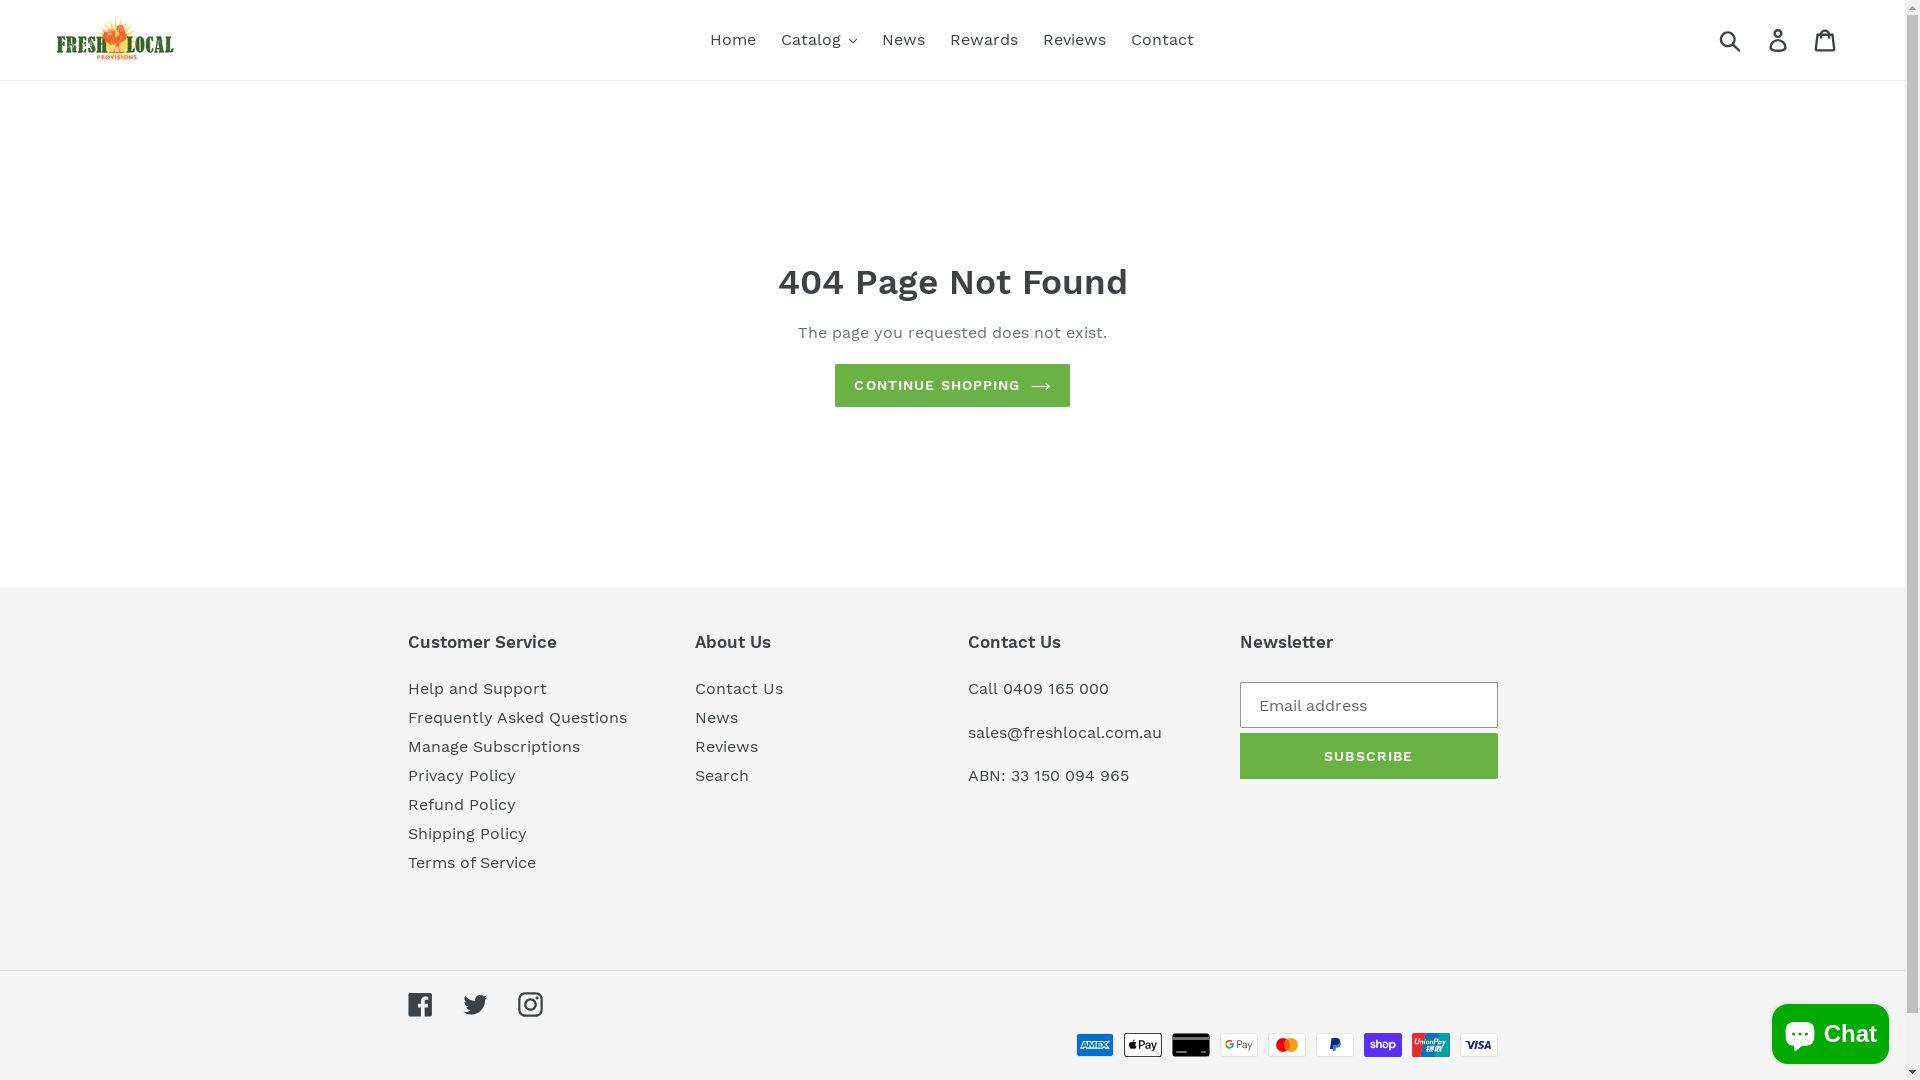 This screenshot has width=1920, height=1080. What do you see at coordinates (1730, 39) in the screenshot?
I see `'Submit'` at bounding box center [1730, 39].